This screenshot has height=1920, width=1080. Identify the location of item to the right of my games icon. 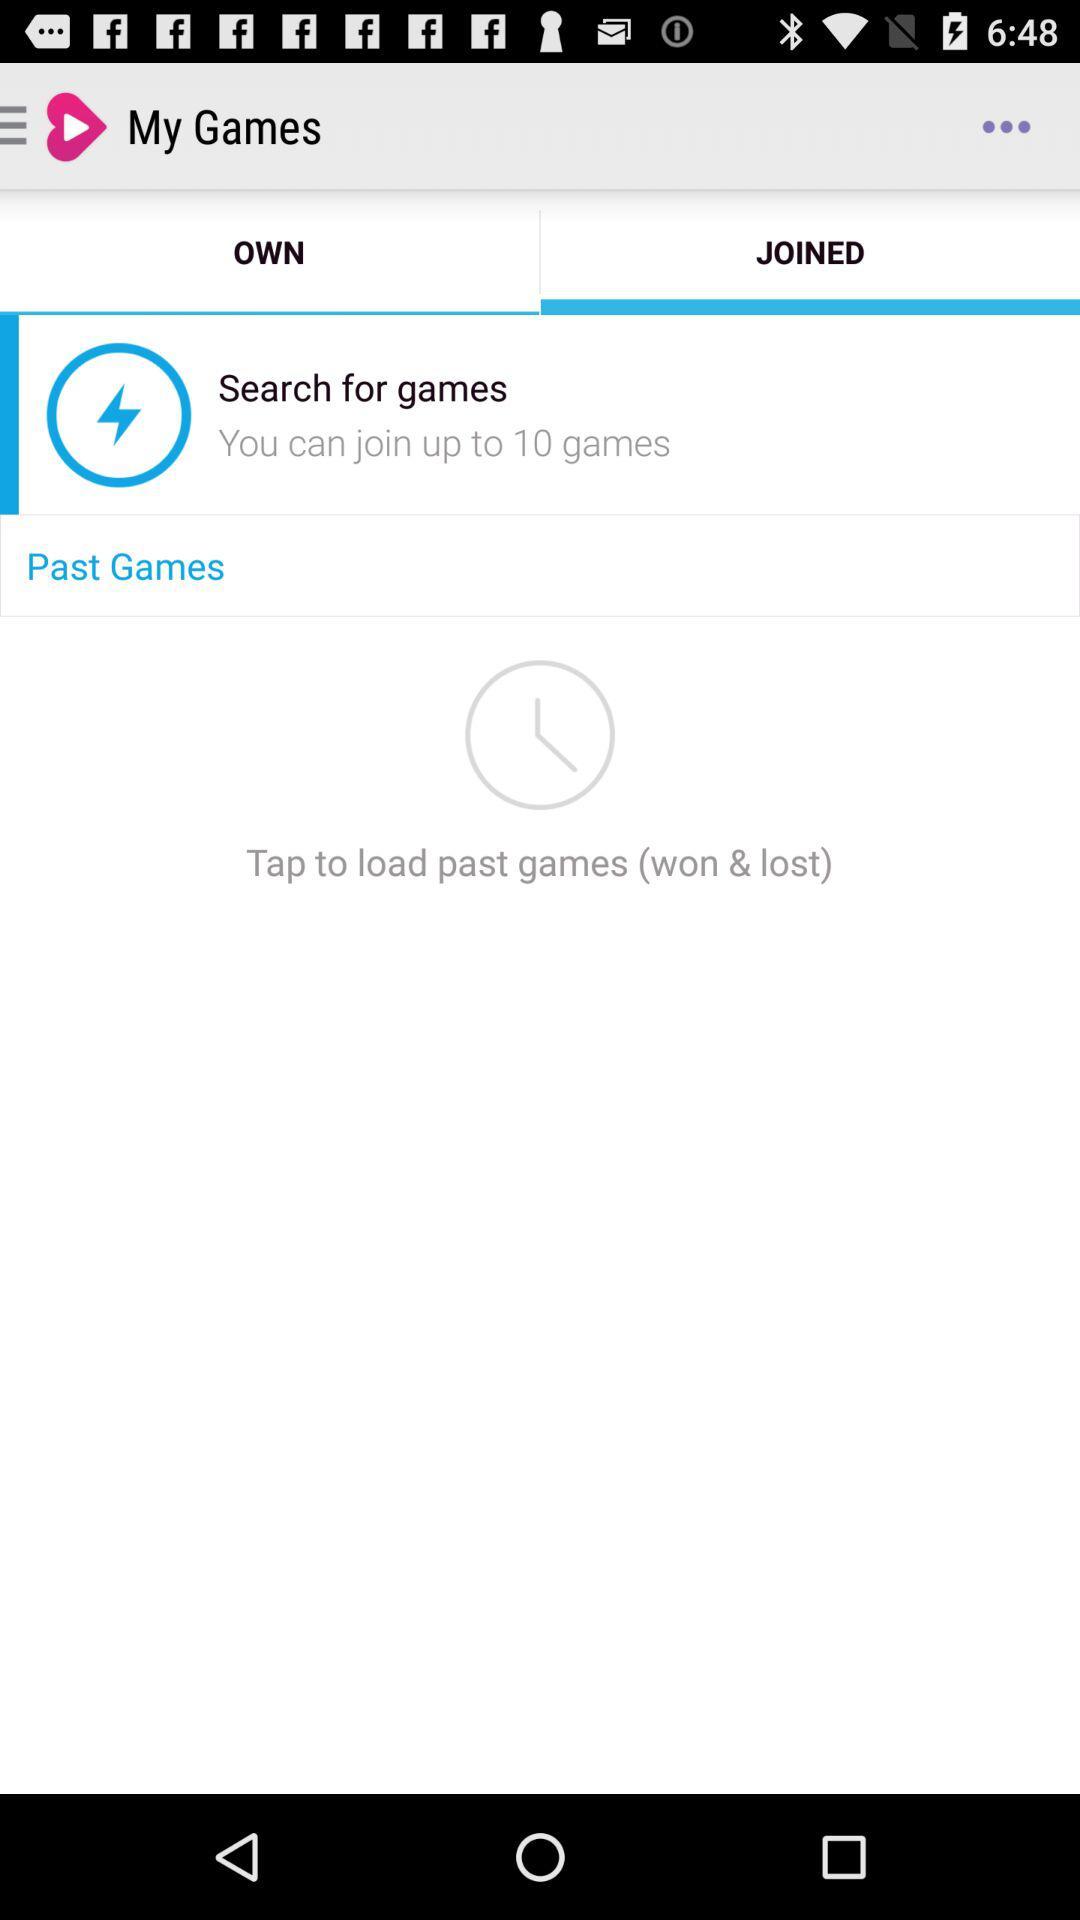
(1006, 124).